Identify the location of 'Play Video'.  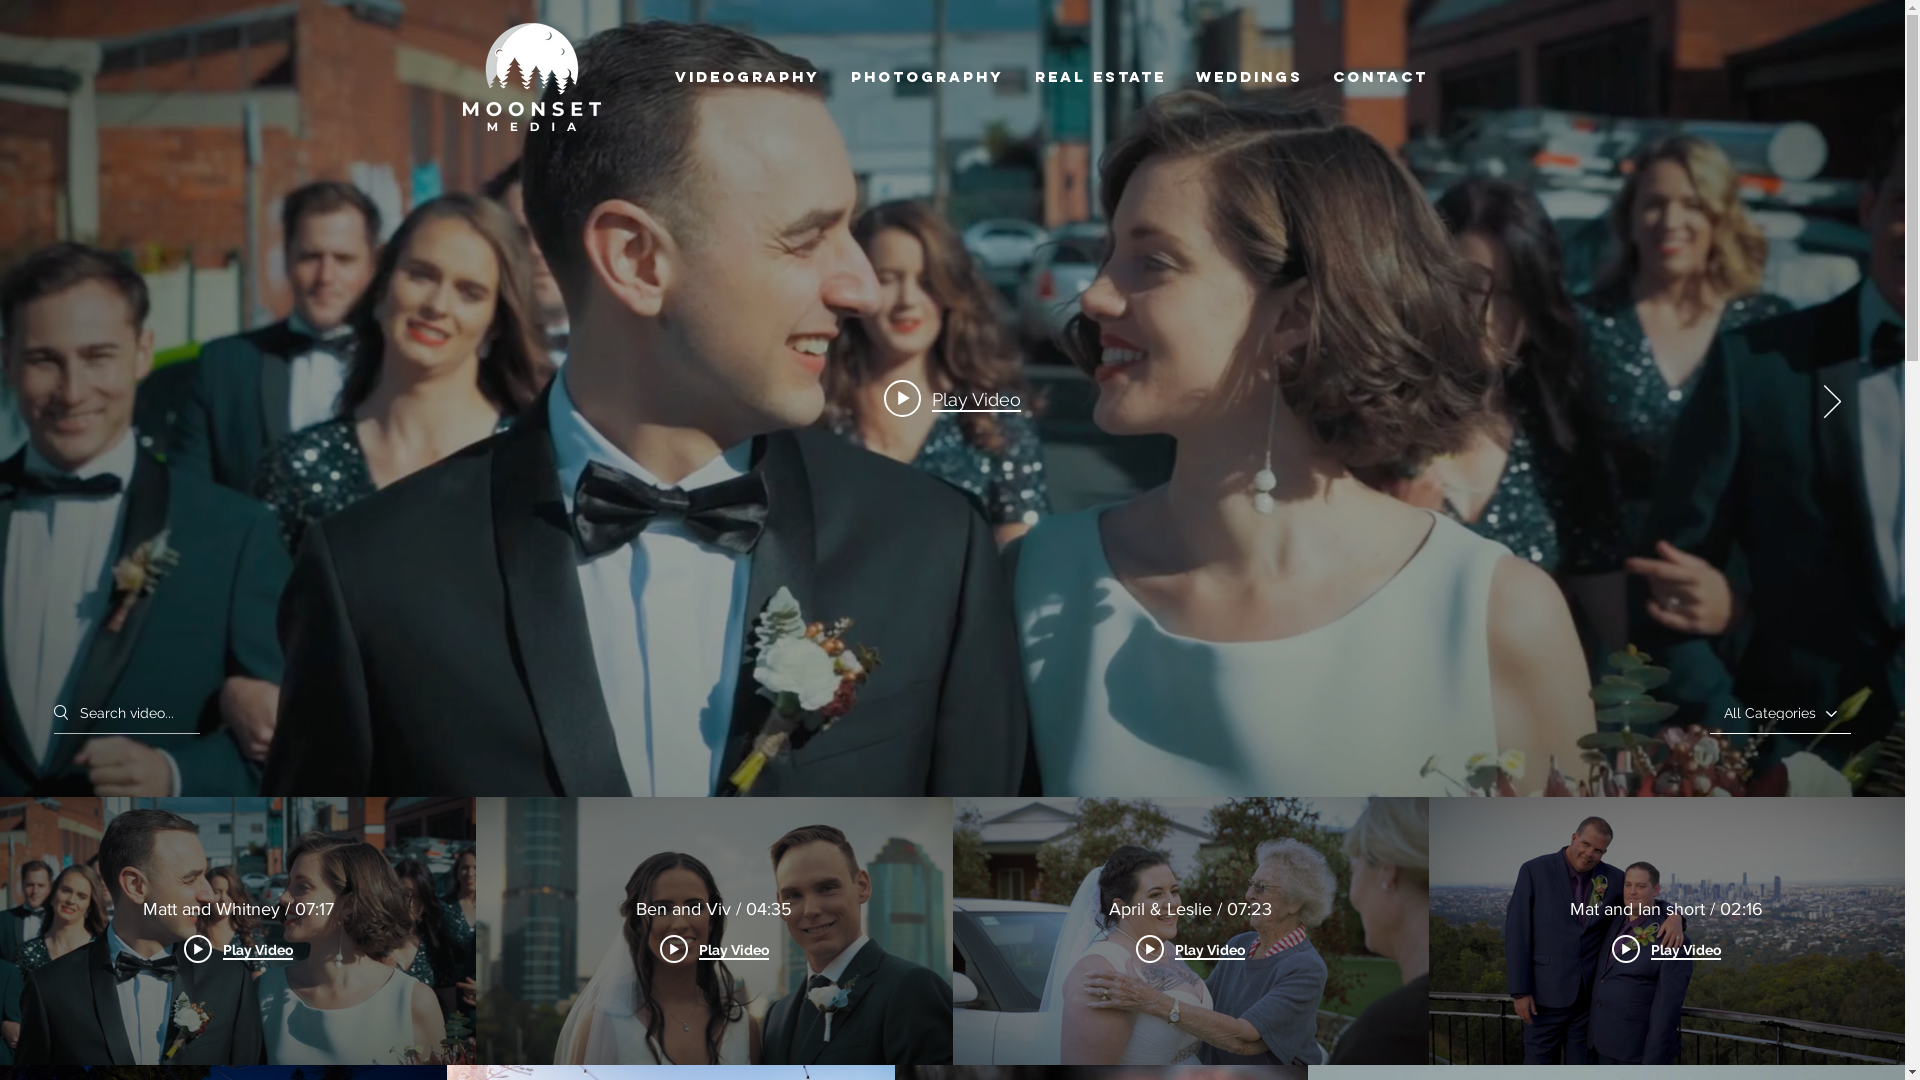
(1190, 947).